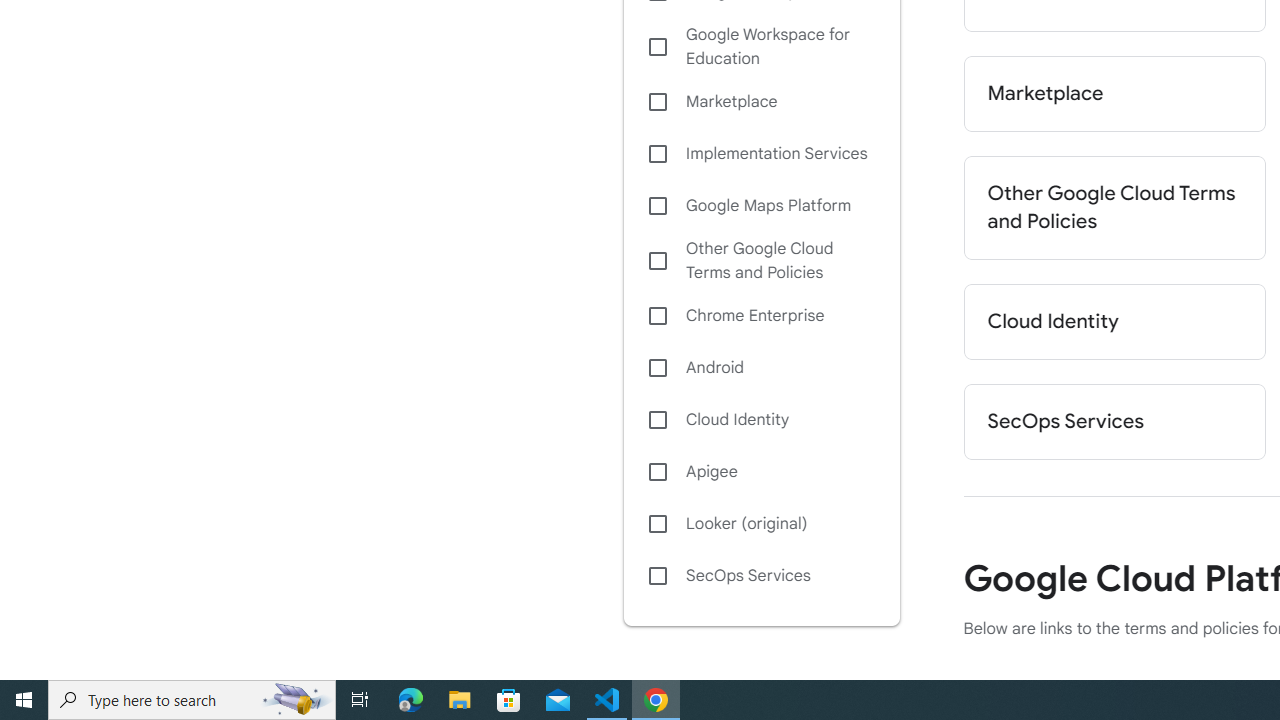 The image size is (1280, 720). What do you see at coordinates (760, 471) in the screenshot?
I see `'Apigee'` at bounding box center [760, 471].